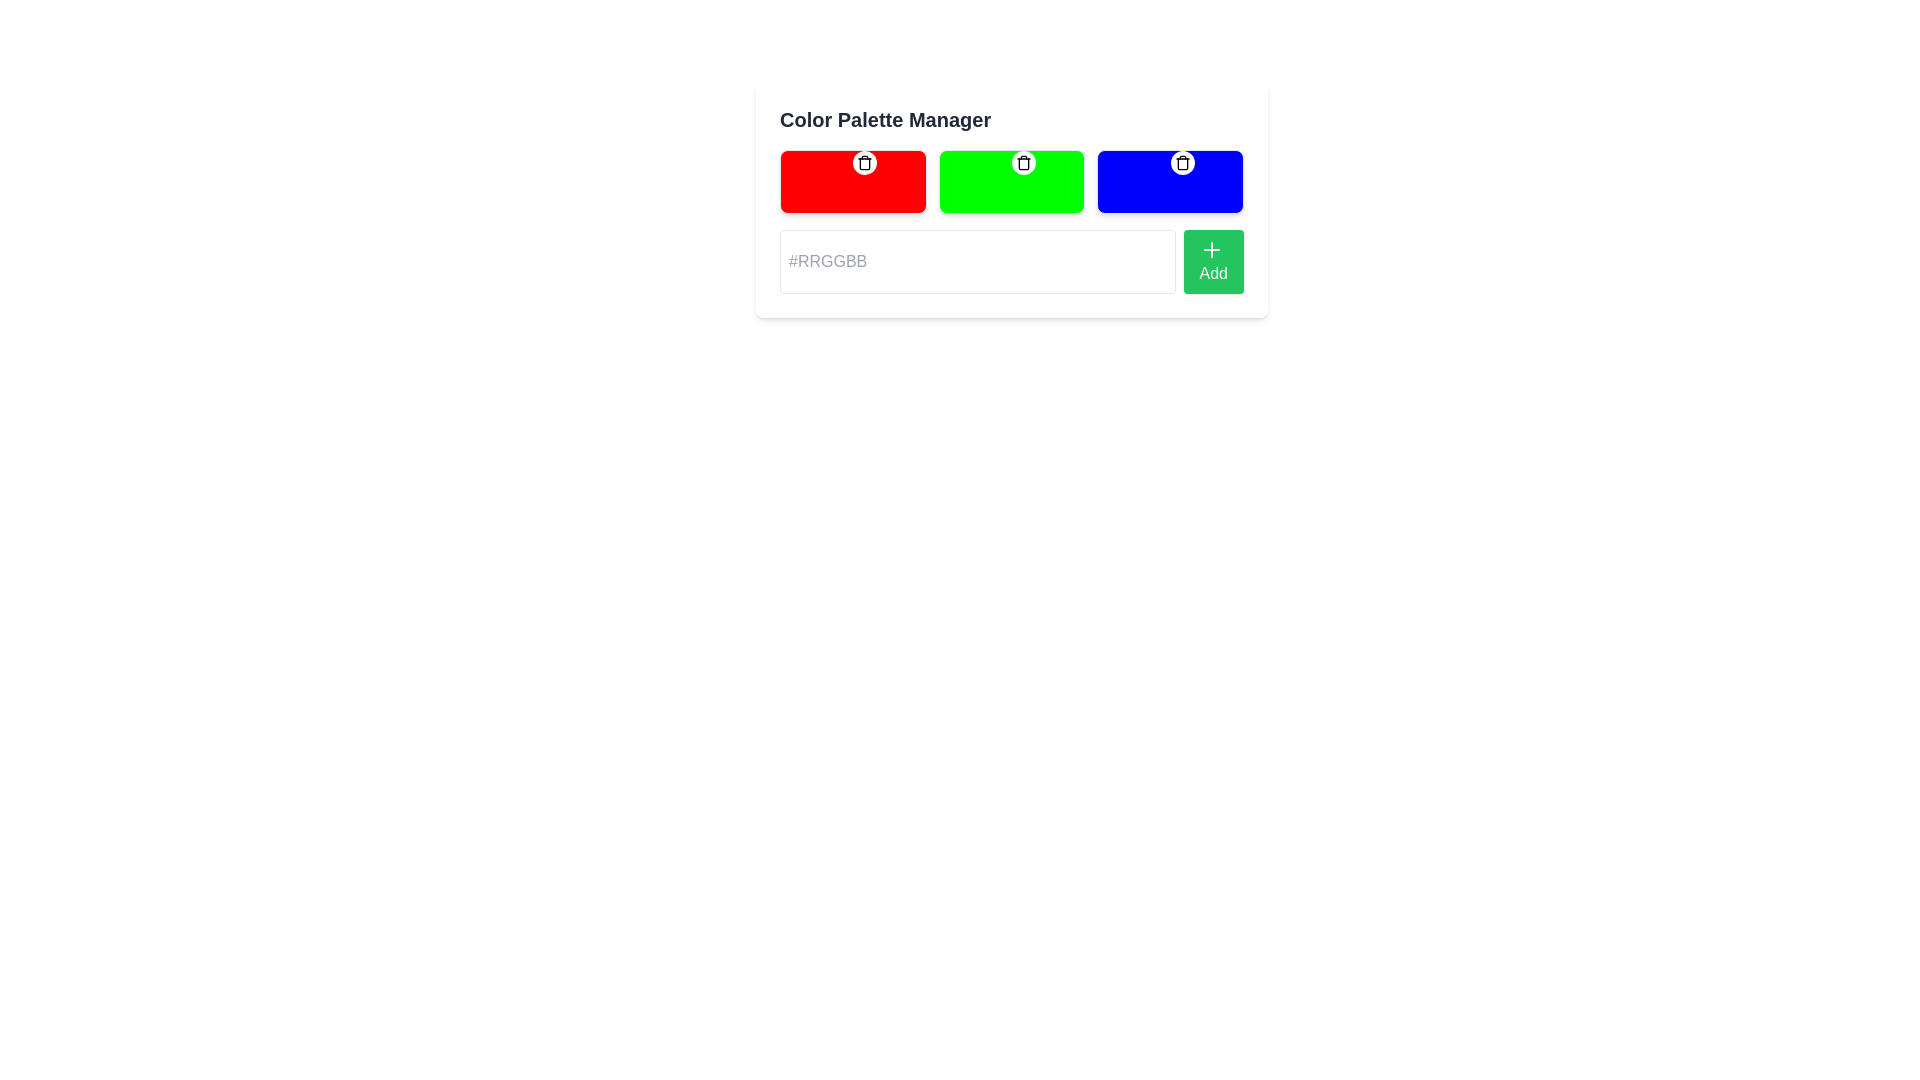  Describe the element at coordinates (1210, 249) in the screenshot. I see `the 'add' icon located at the bottom-right of the card interface, which represents the functionality to add a new color to the palette` at that location.